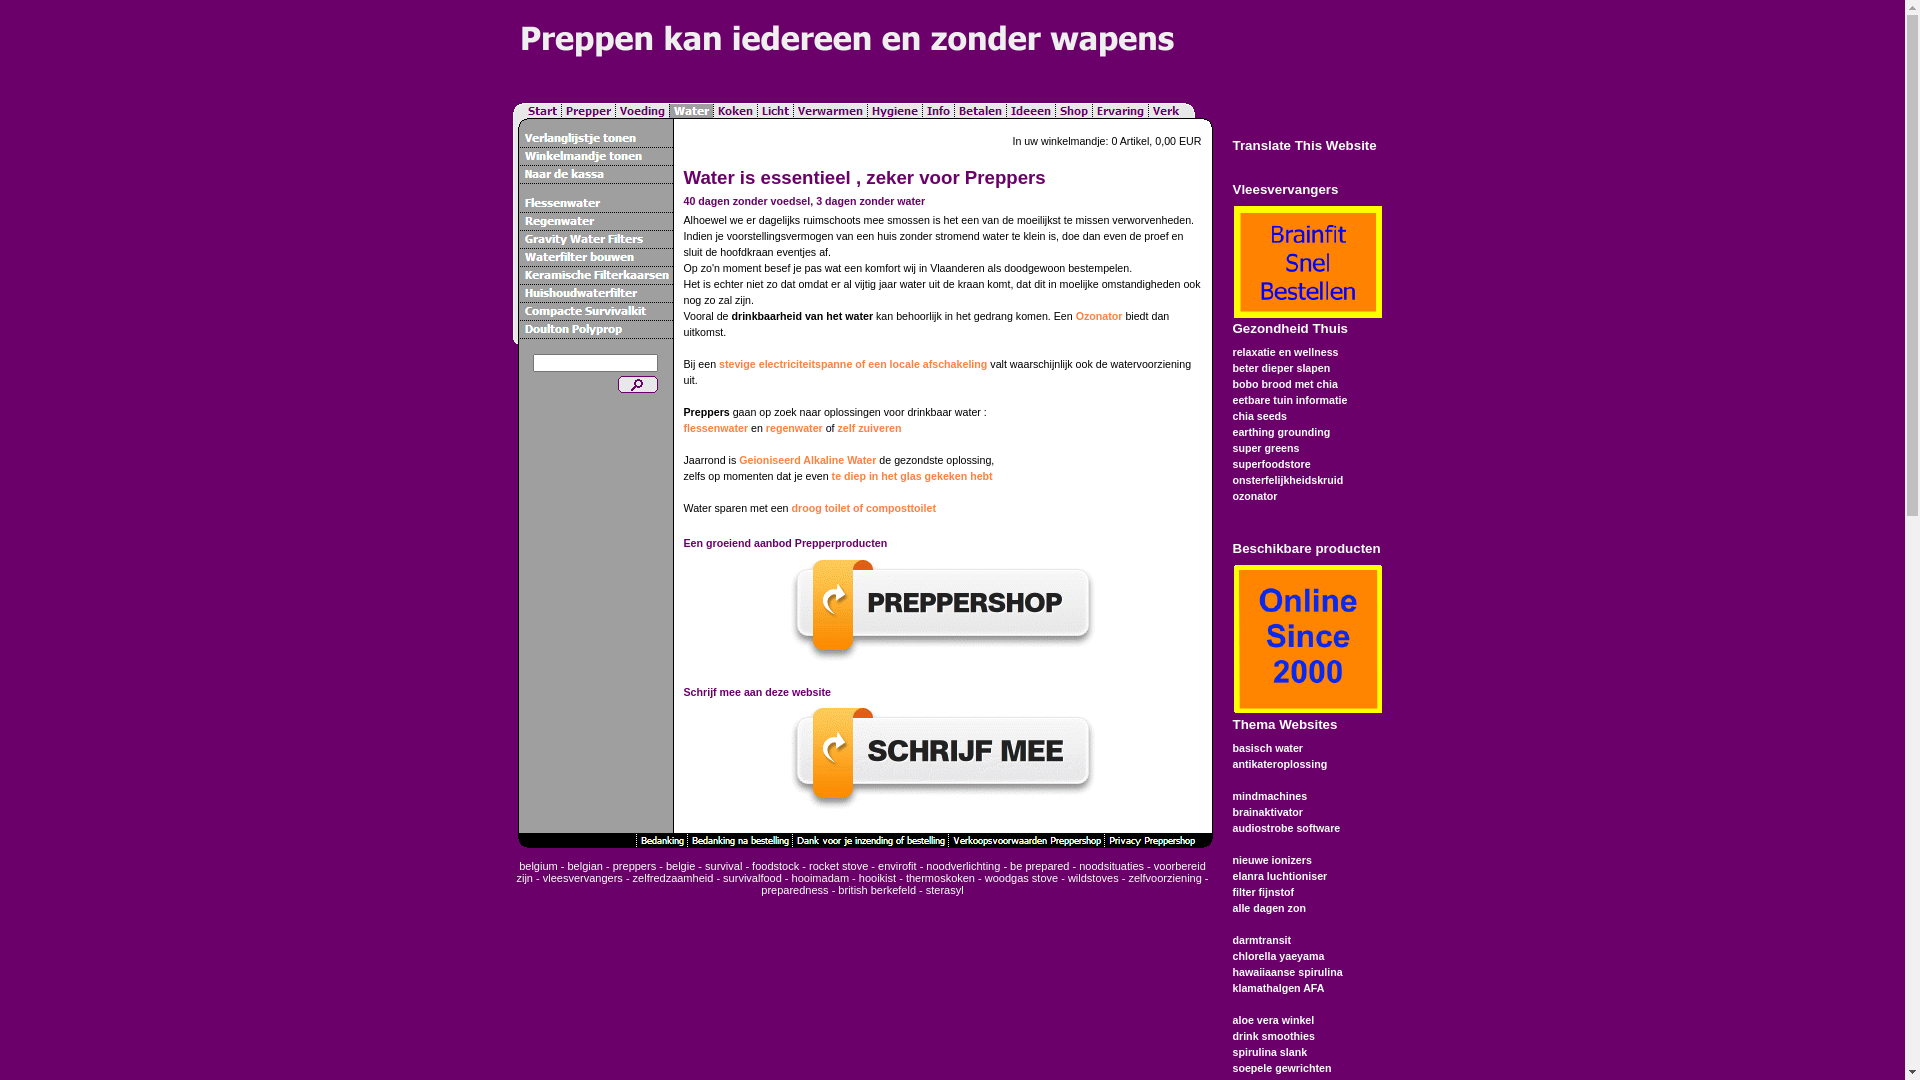 This screenshot has height=1080, width=1920. What do you see at coordinates (1289, 400) in the screenshot?
I see `'eetbare tuin informatie'` at bounding box center [1289, 400].